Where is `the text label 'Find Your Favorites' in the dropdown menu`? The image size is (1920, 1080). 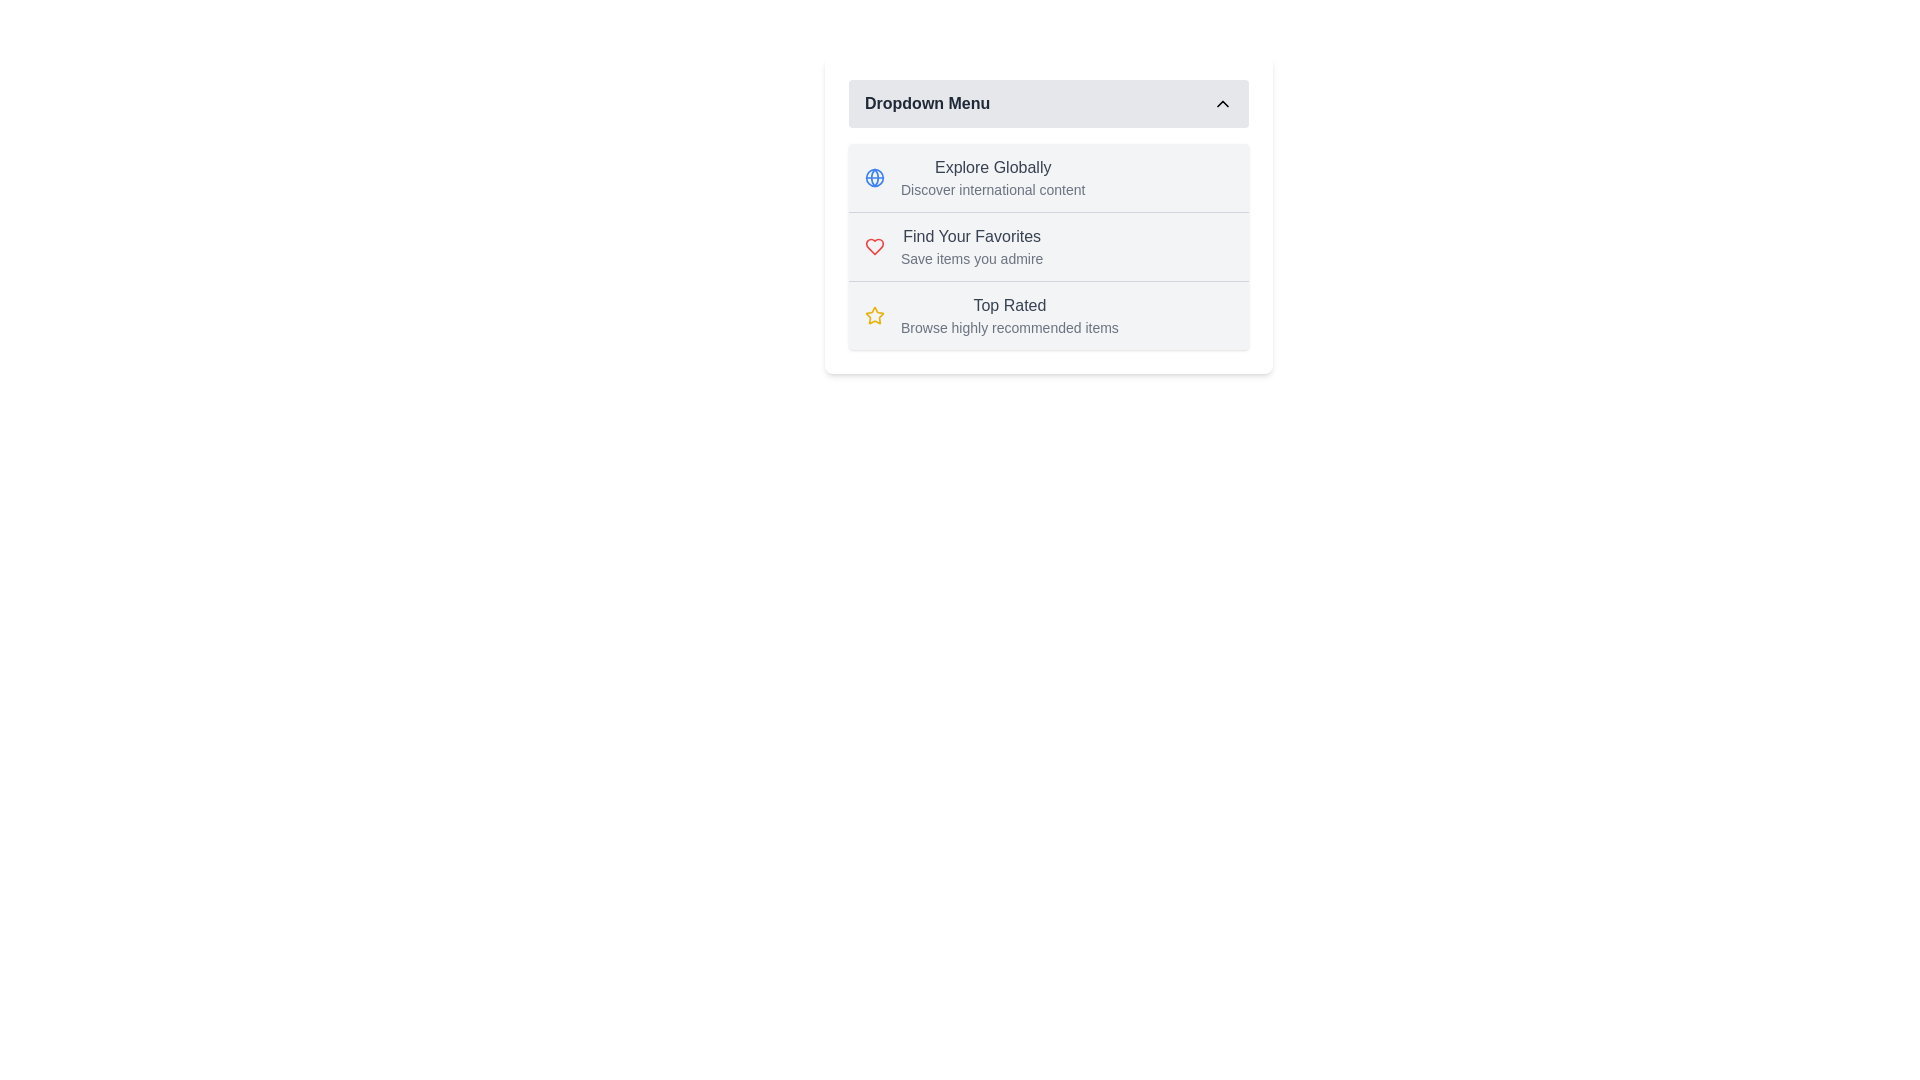
the text label 'Find Your Favorites' in the dropdown menu is located at coordinates (972, 235).